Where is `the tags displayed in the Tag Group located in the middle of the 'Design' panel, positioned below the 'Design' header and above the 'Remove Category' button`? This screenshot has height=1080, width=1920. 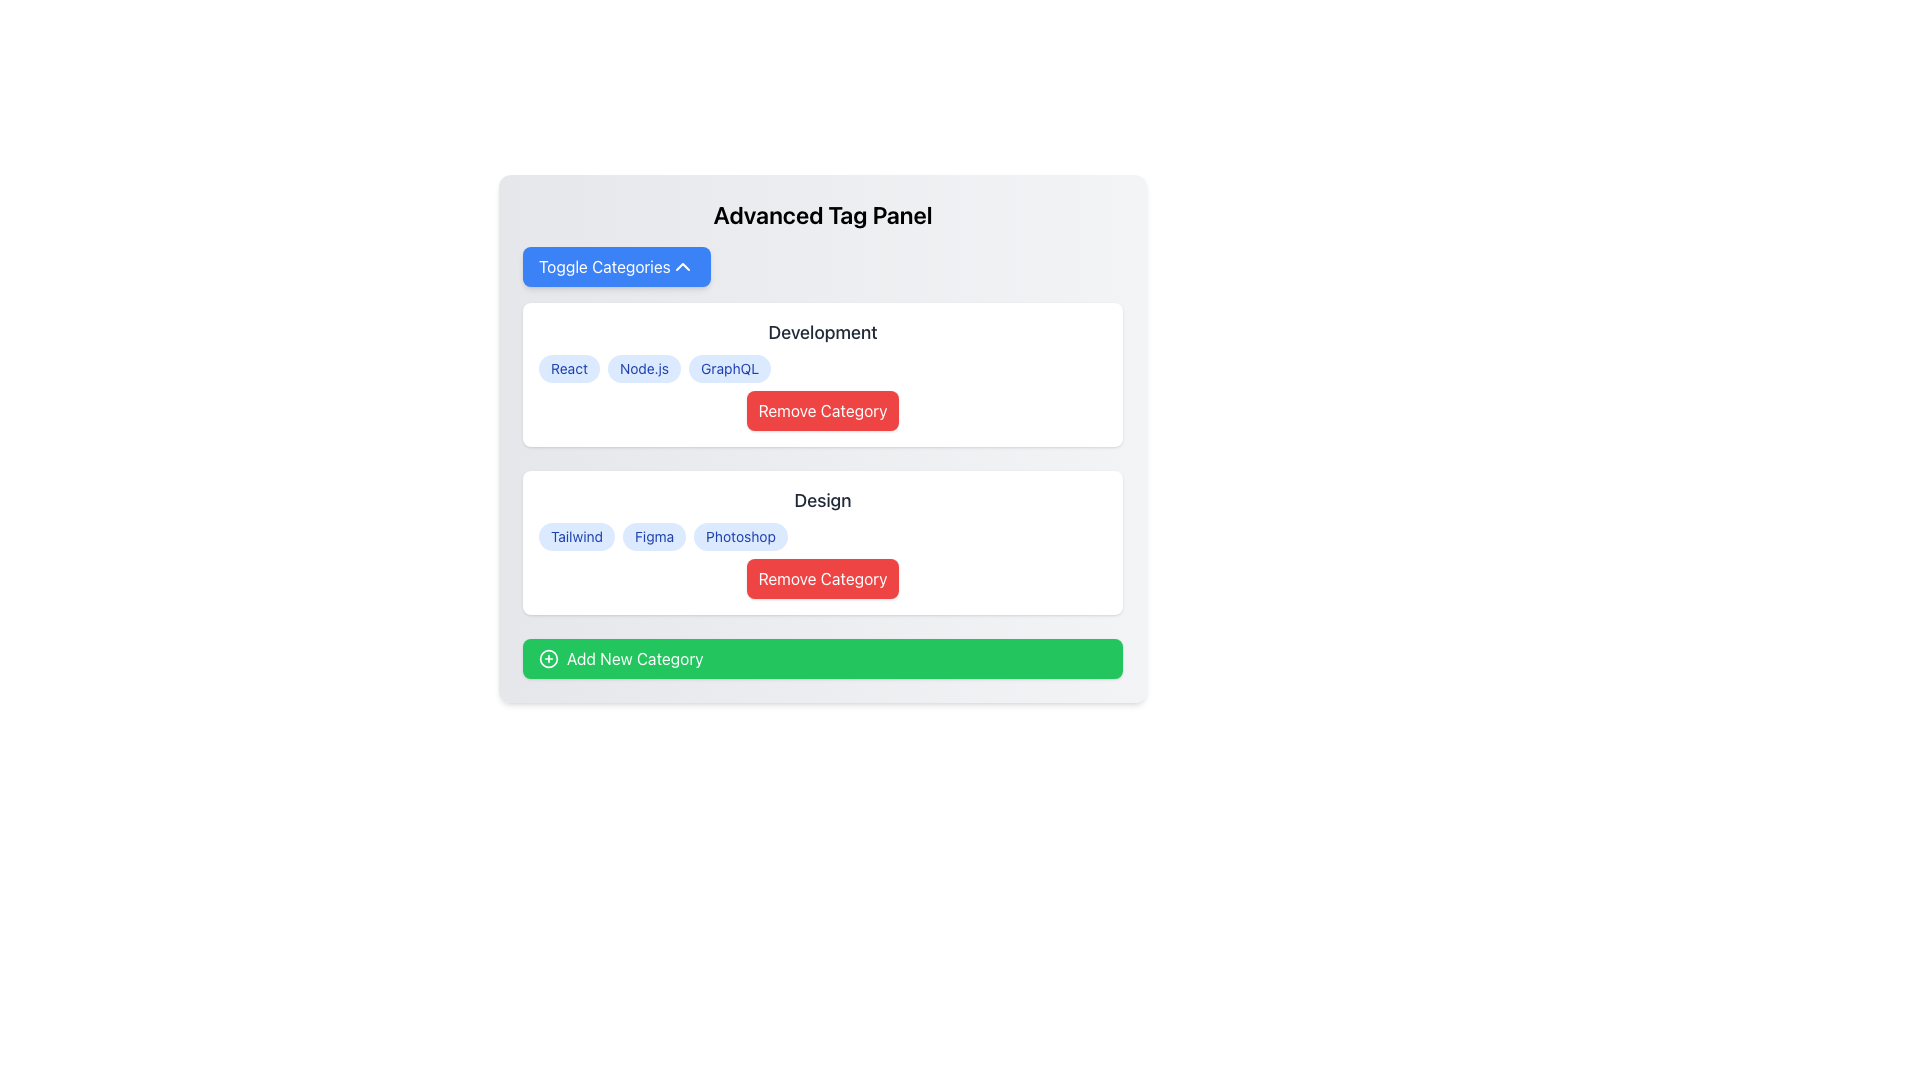 the tags displayed in the Tag Group located in the middle of the 'Design' panel, positioned below the 'Design' header and above the 'Remove Category' button is located at coordinates (822, 535).